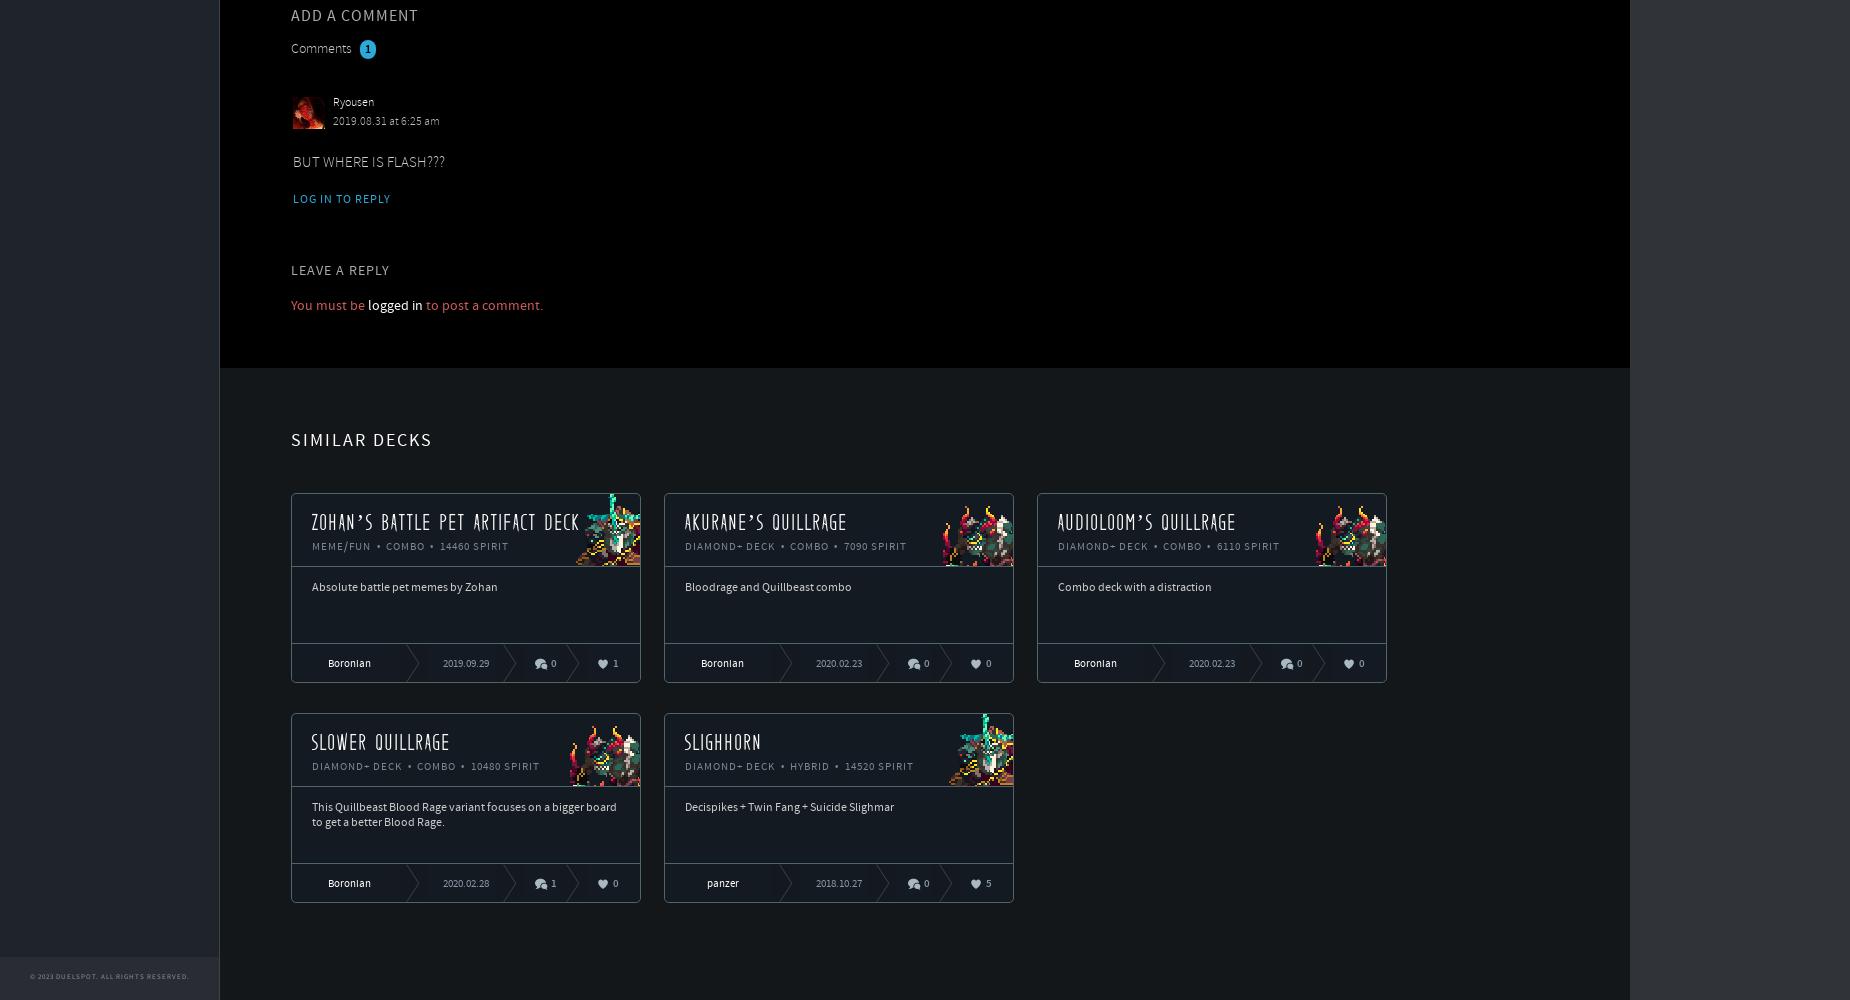  What do you see at coordinates (351, 101) in the screenshot?
I see `'Ryousen'` at bounding box center [351, 101].